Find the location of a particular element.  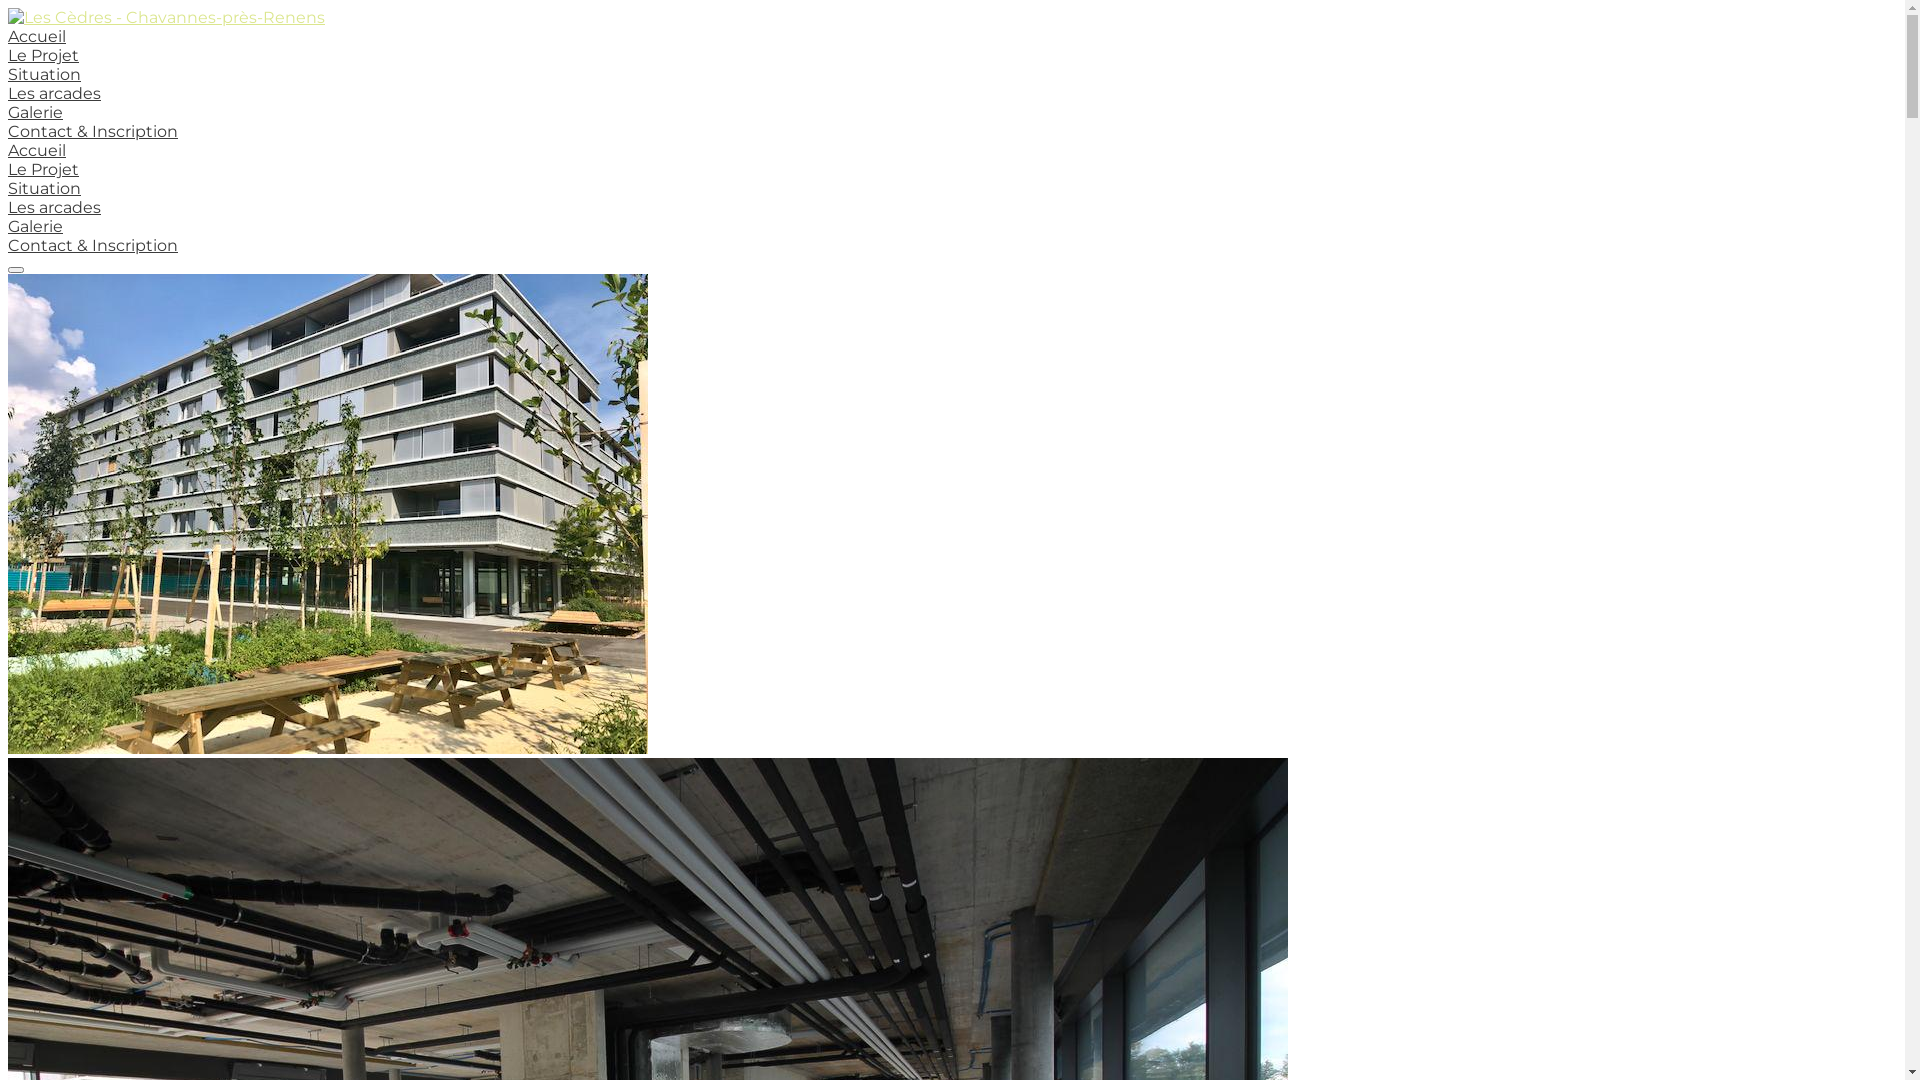

'Accueil' is located at coordinates (37, 36).